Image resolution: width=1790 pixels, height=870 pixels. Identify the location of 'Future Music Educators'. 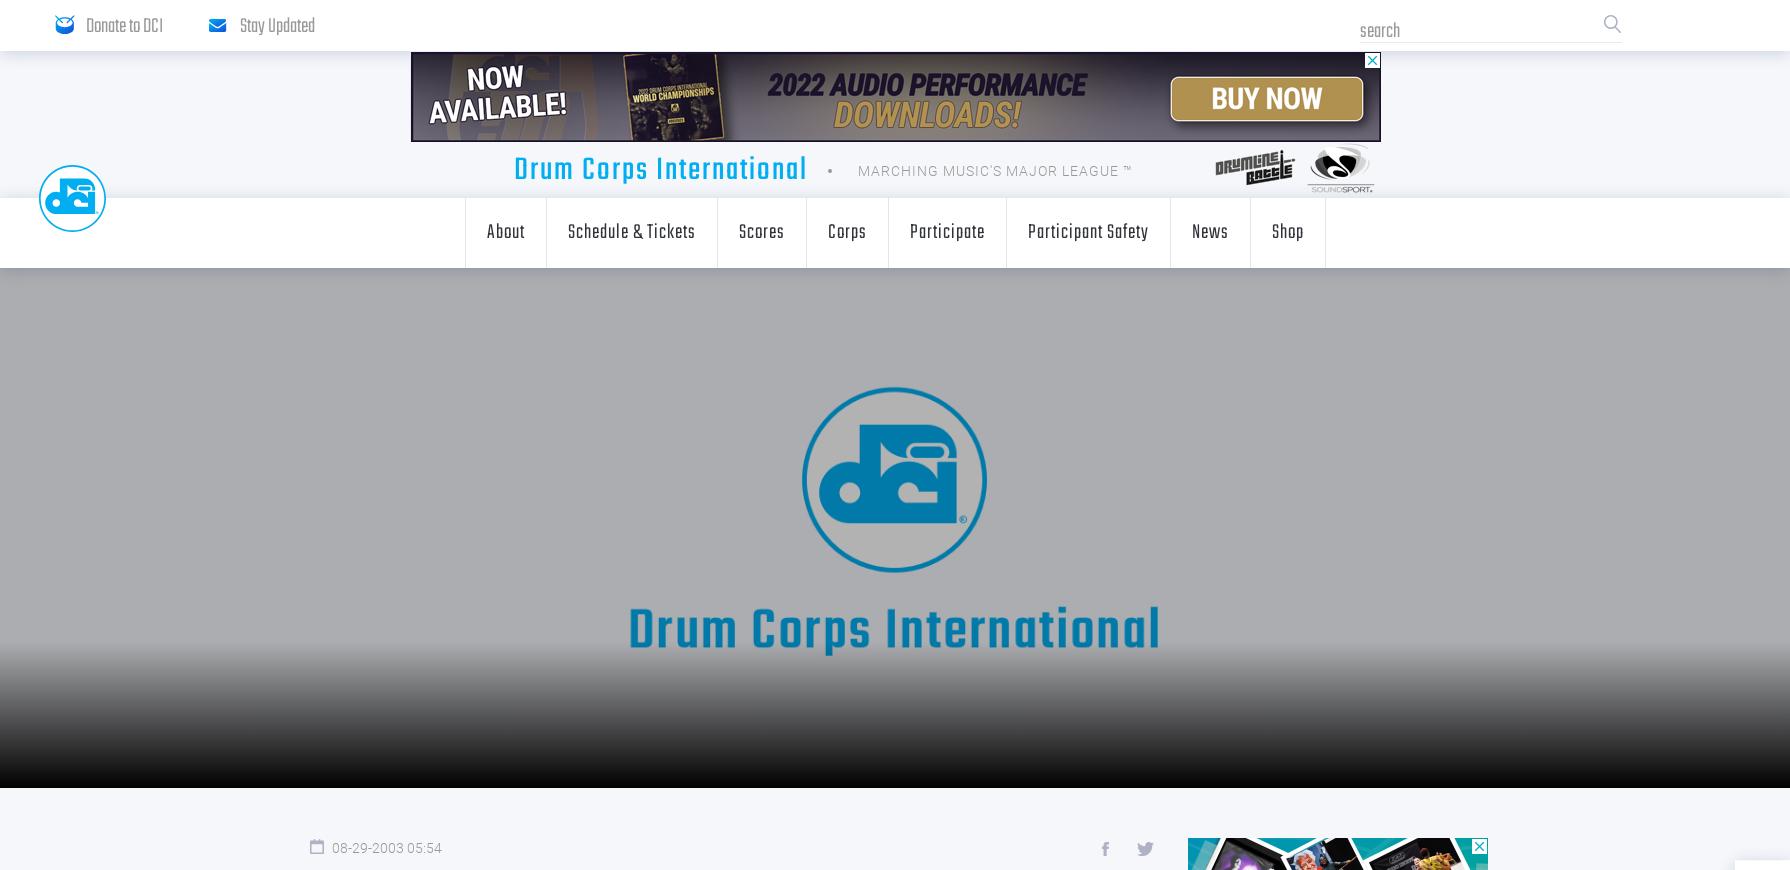
(715, 364).